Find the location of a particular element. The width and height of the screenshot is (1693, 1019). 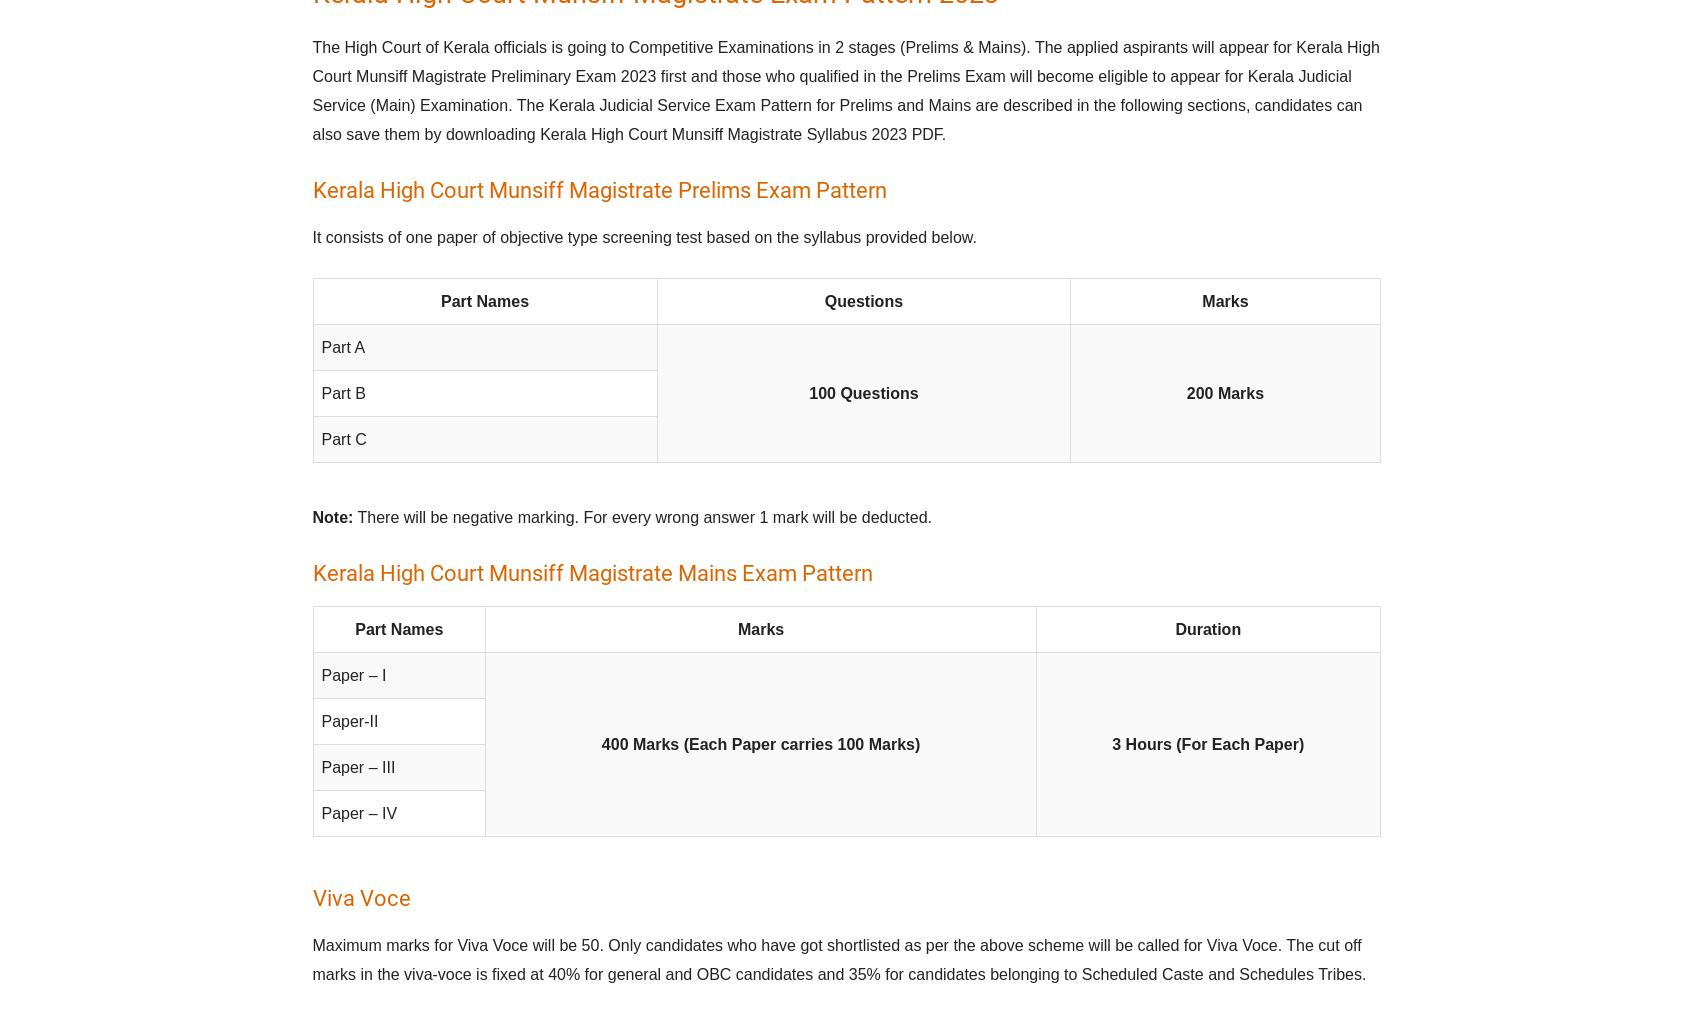

'Paper-II' is located at coordinates (349, 721).